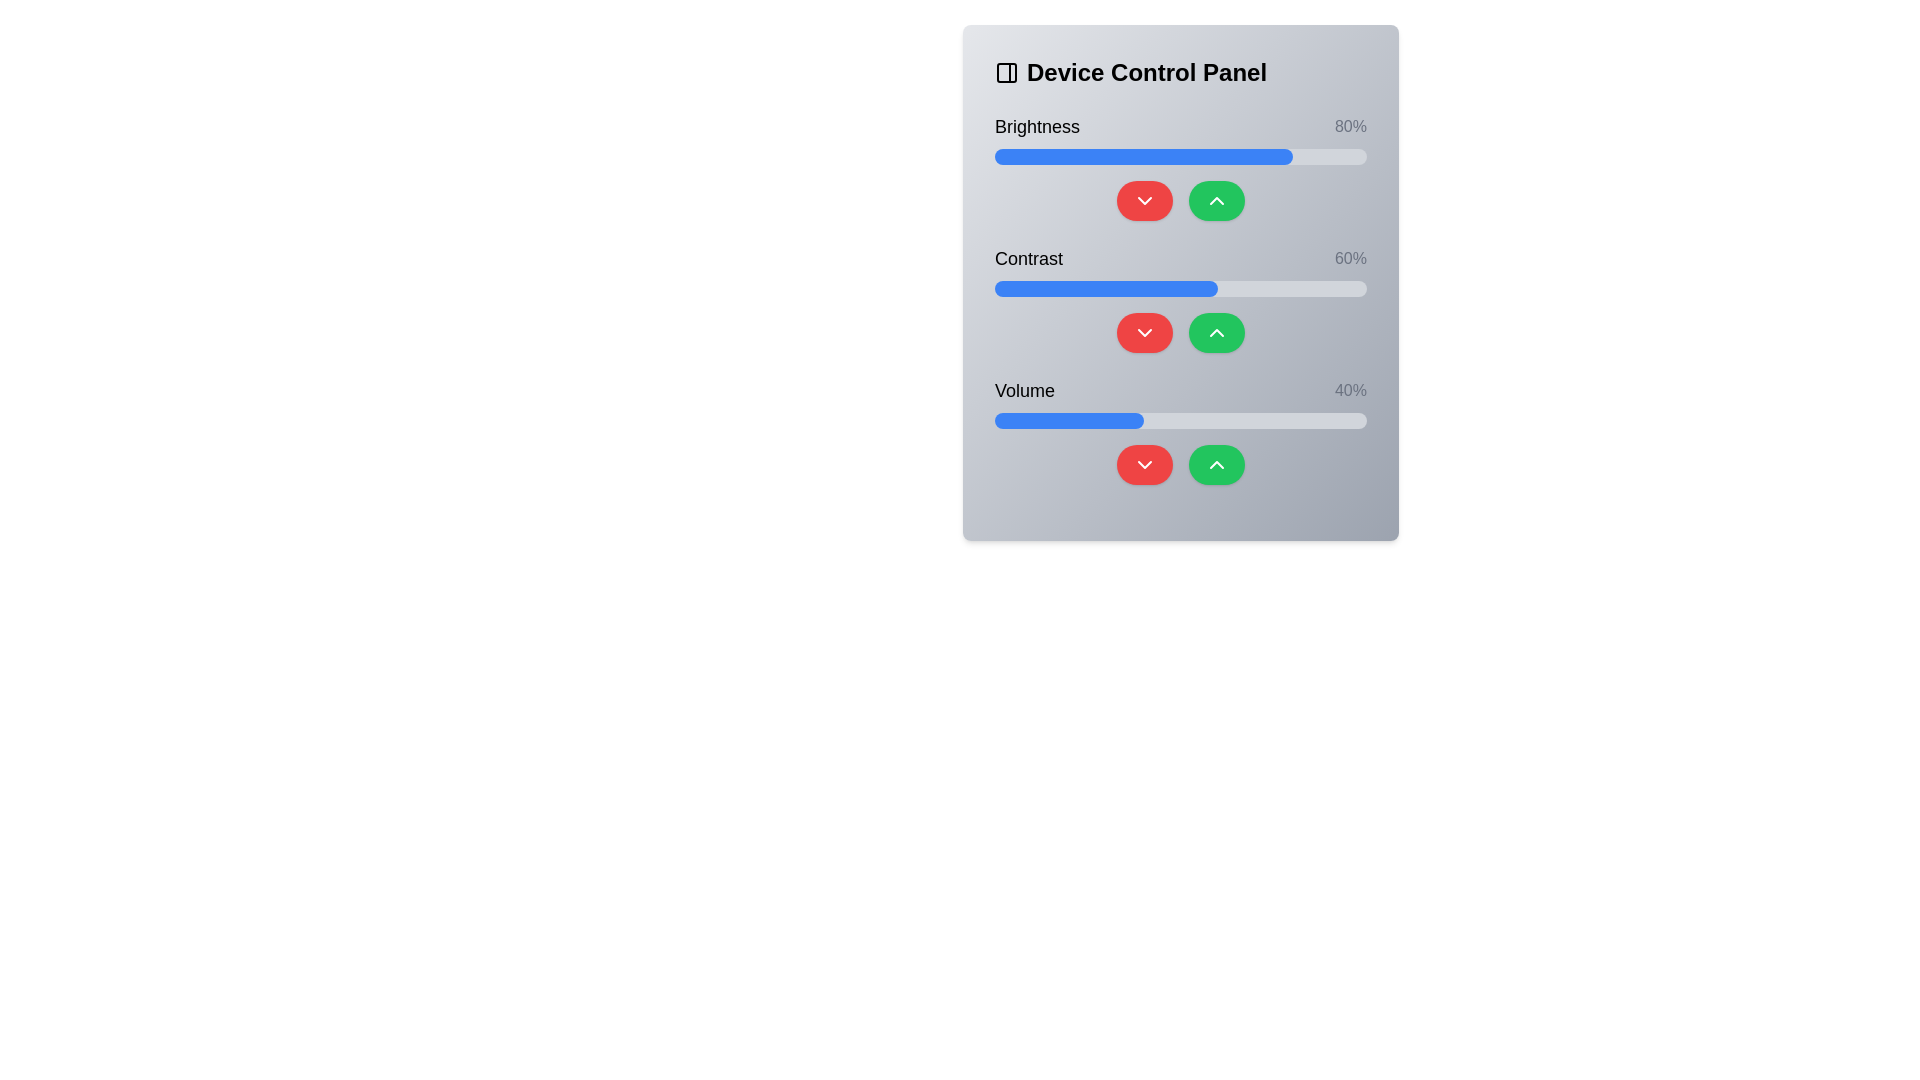 This screenshot has width=1920, height=1080. What do you see at coordinates (1344, 289) in the screenshot?
I see `the contrast level` at bounding box center [1344, 289].